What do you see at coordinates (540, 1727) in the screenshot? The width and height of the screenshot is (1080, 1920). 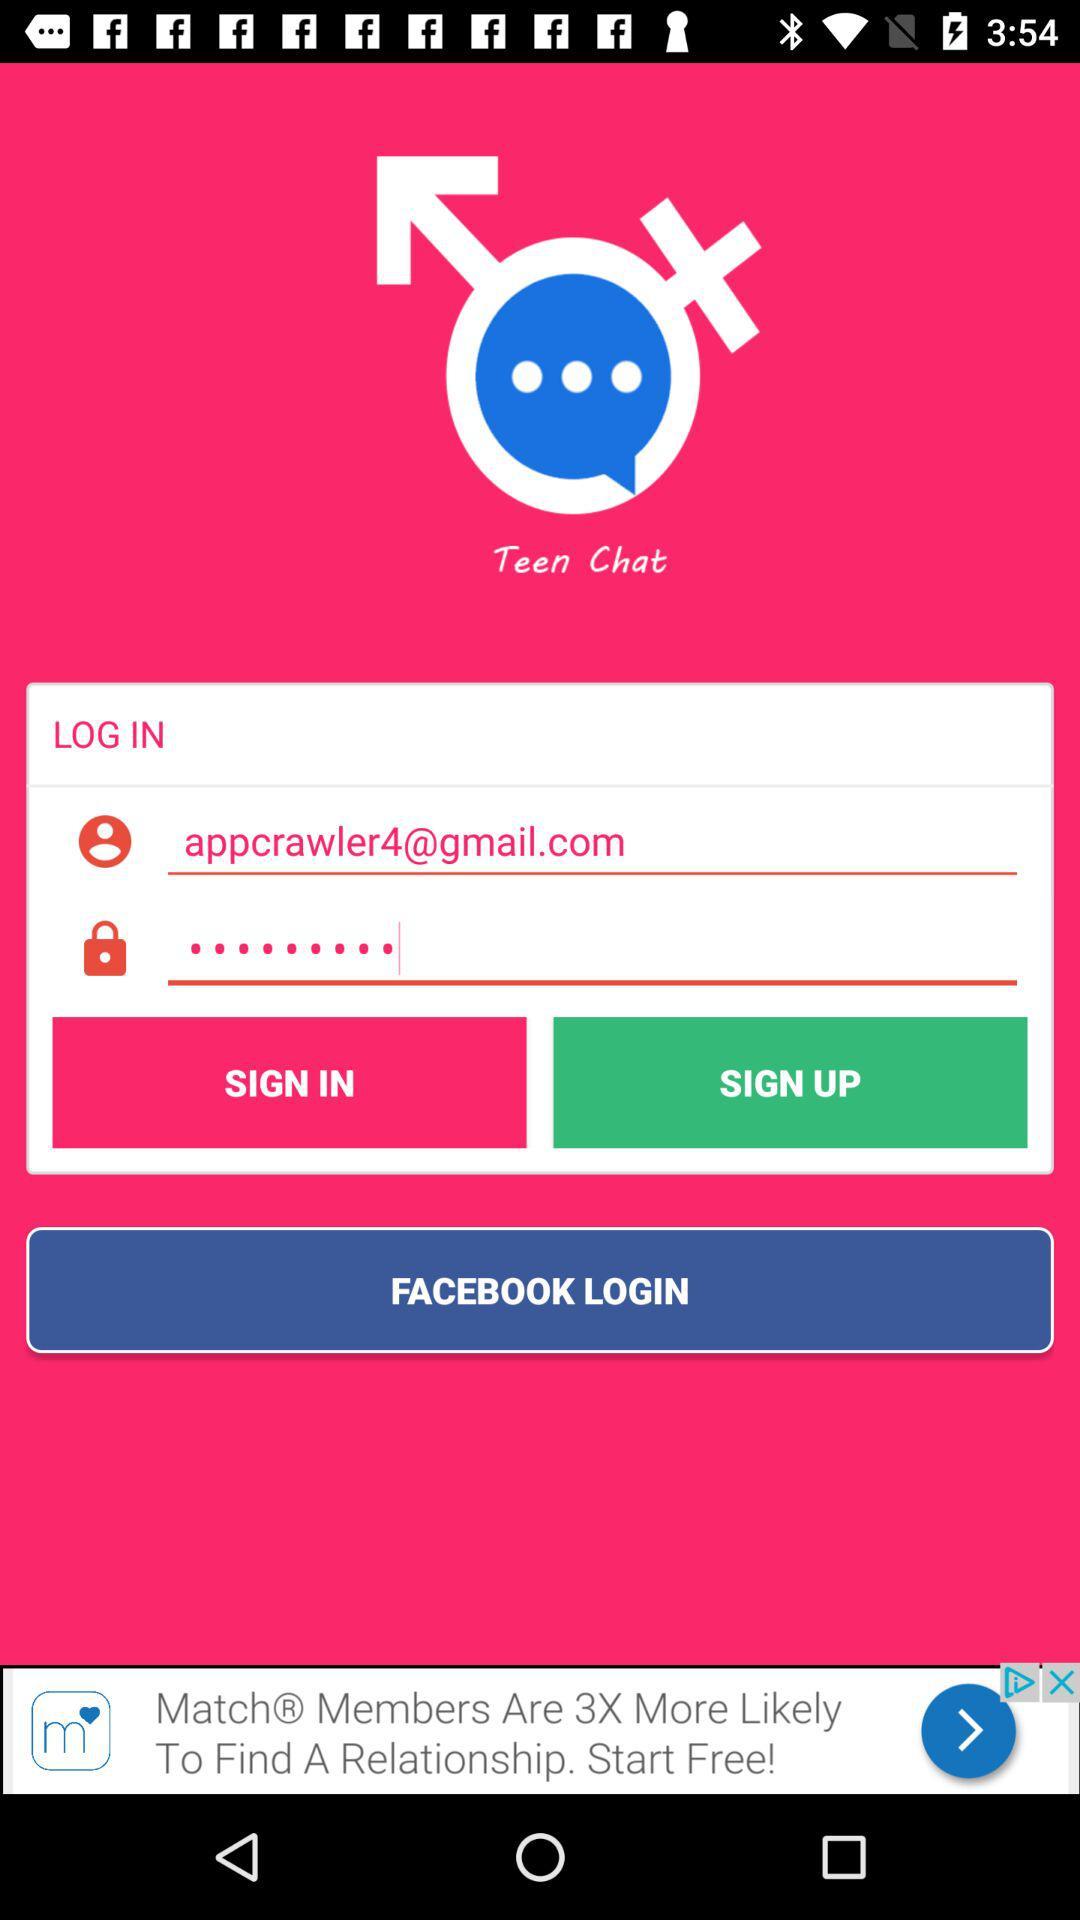 I see `next button` at bounding box center [540, 1727].